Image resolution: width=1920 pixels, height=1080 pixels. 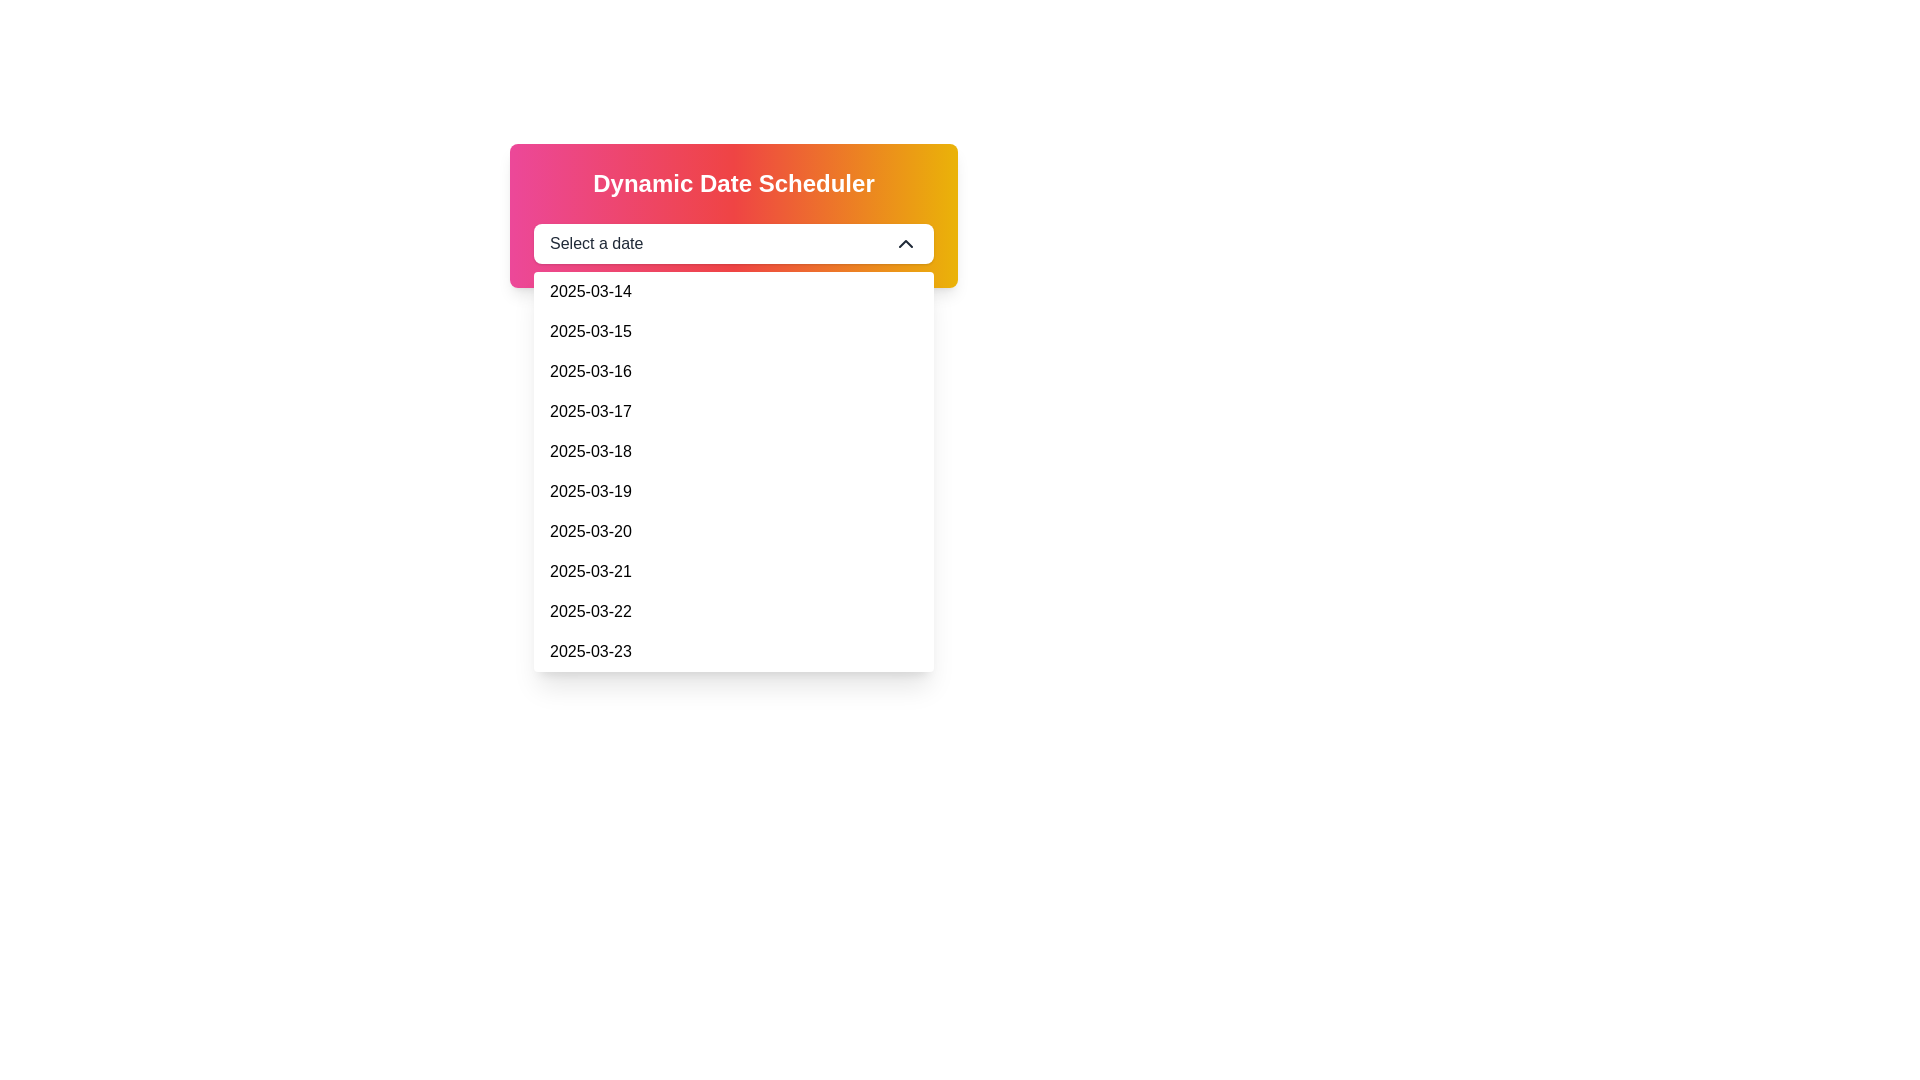 I want to click on the last item in the dropdown menu displaying a specific date, so click(x=589, y=651).